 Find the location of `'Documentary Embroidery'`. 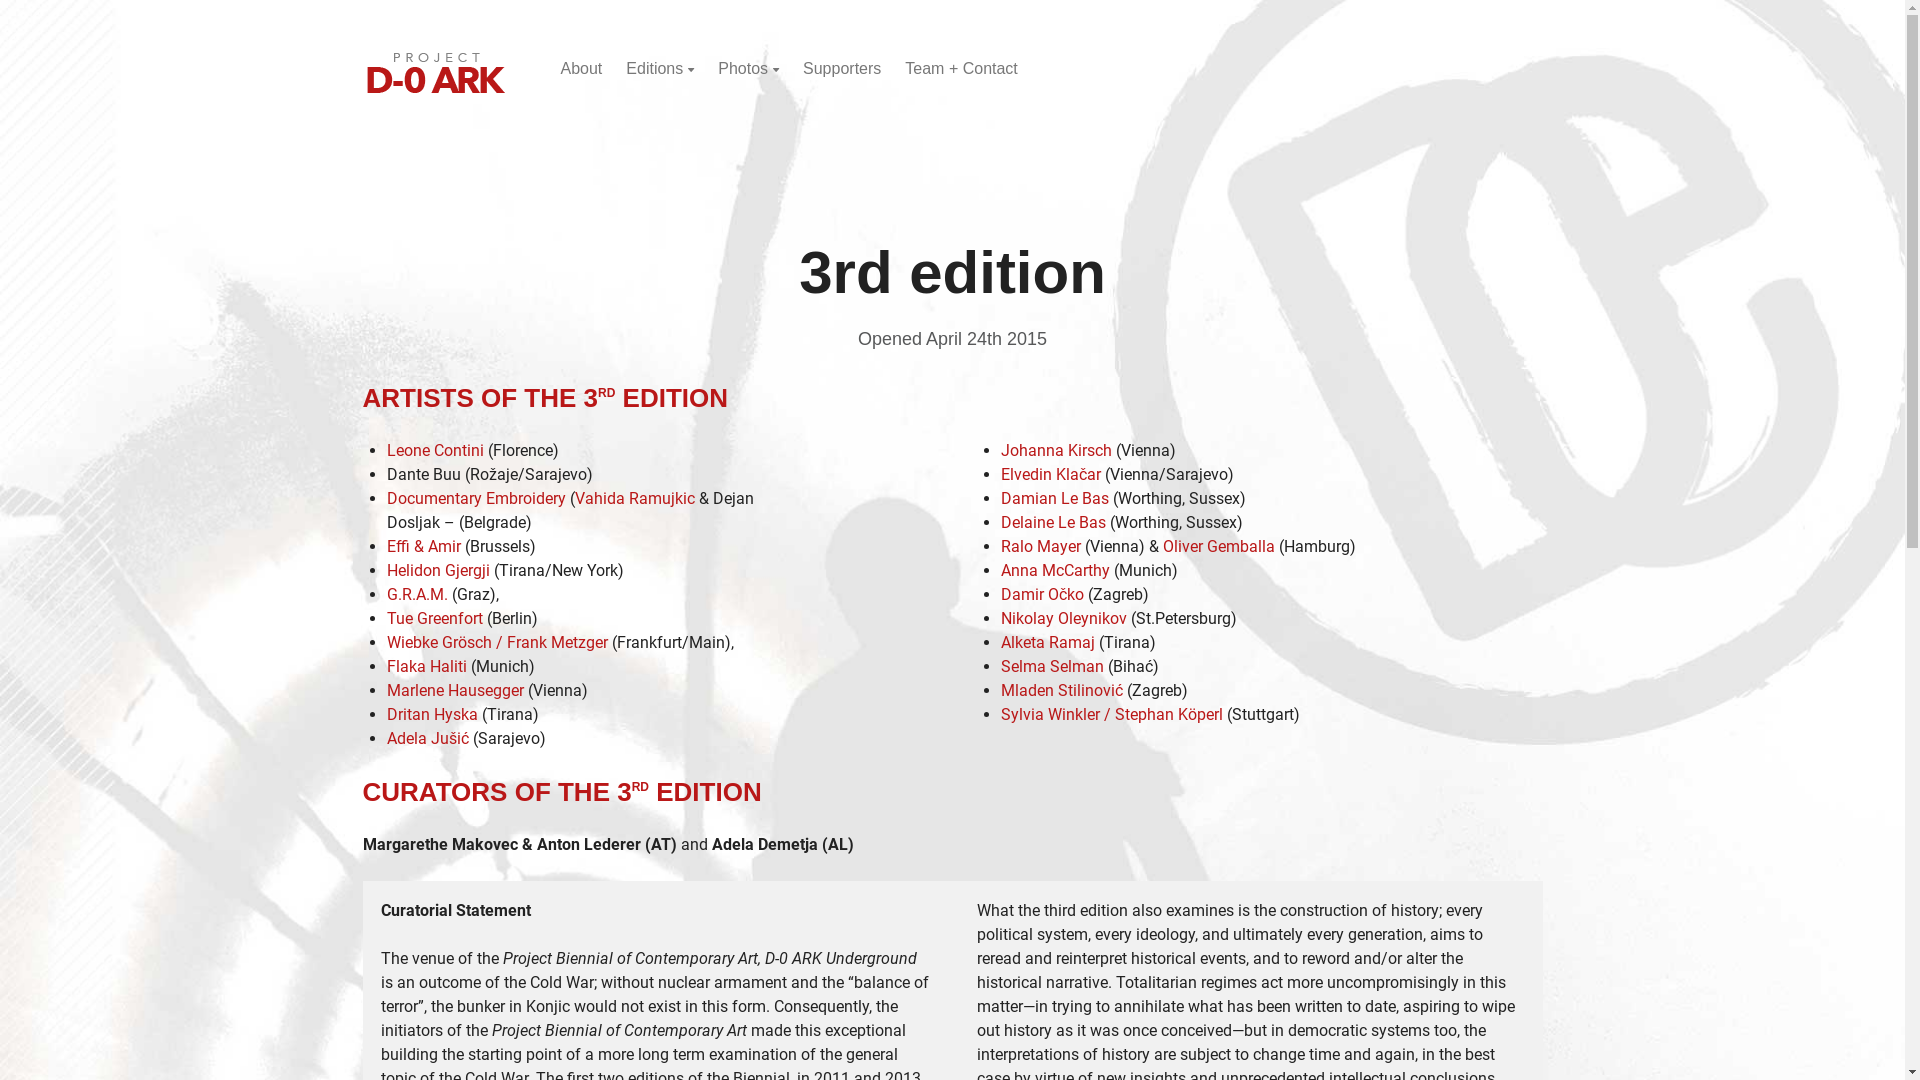

'Documentary Embroidery' is located at coordinates (474, 497).